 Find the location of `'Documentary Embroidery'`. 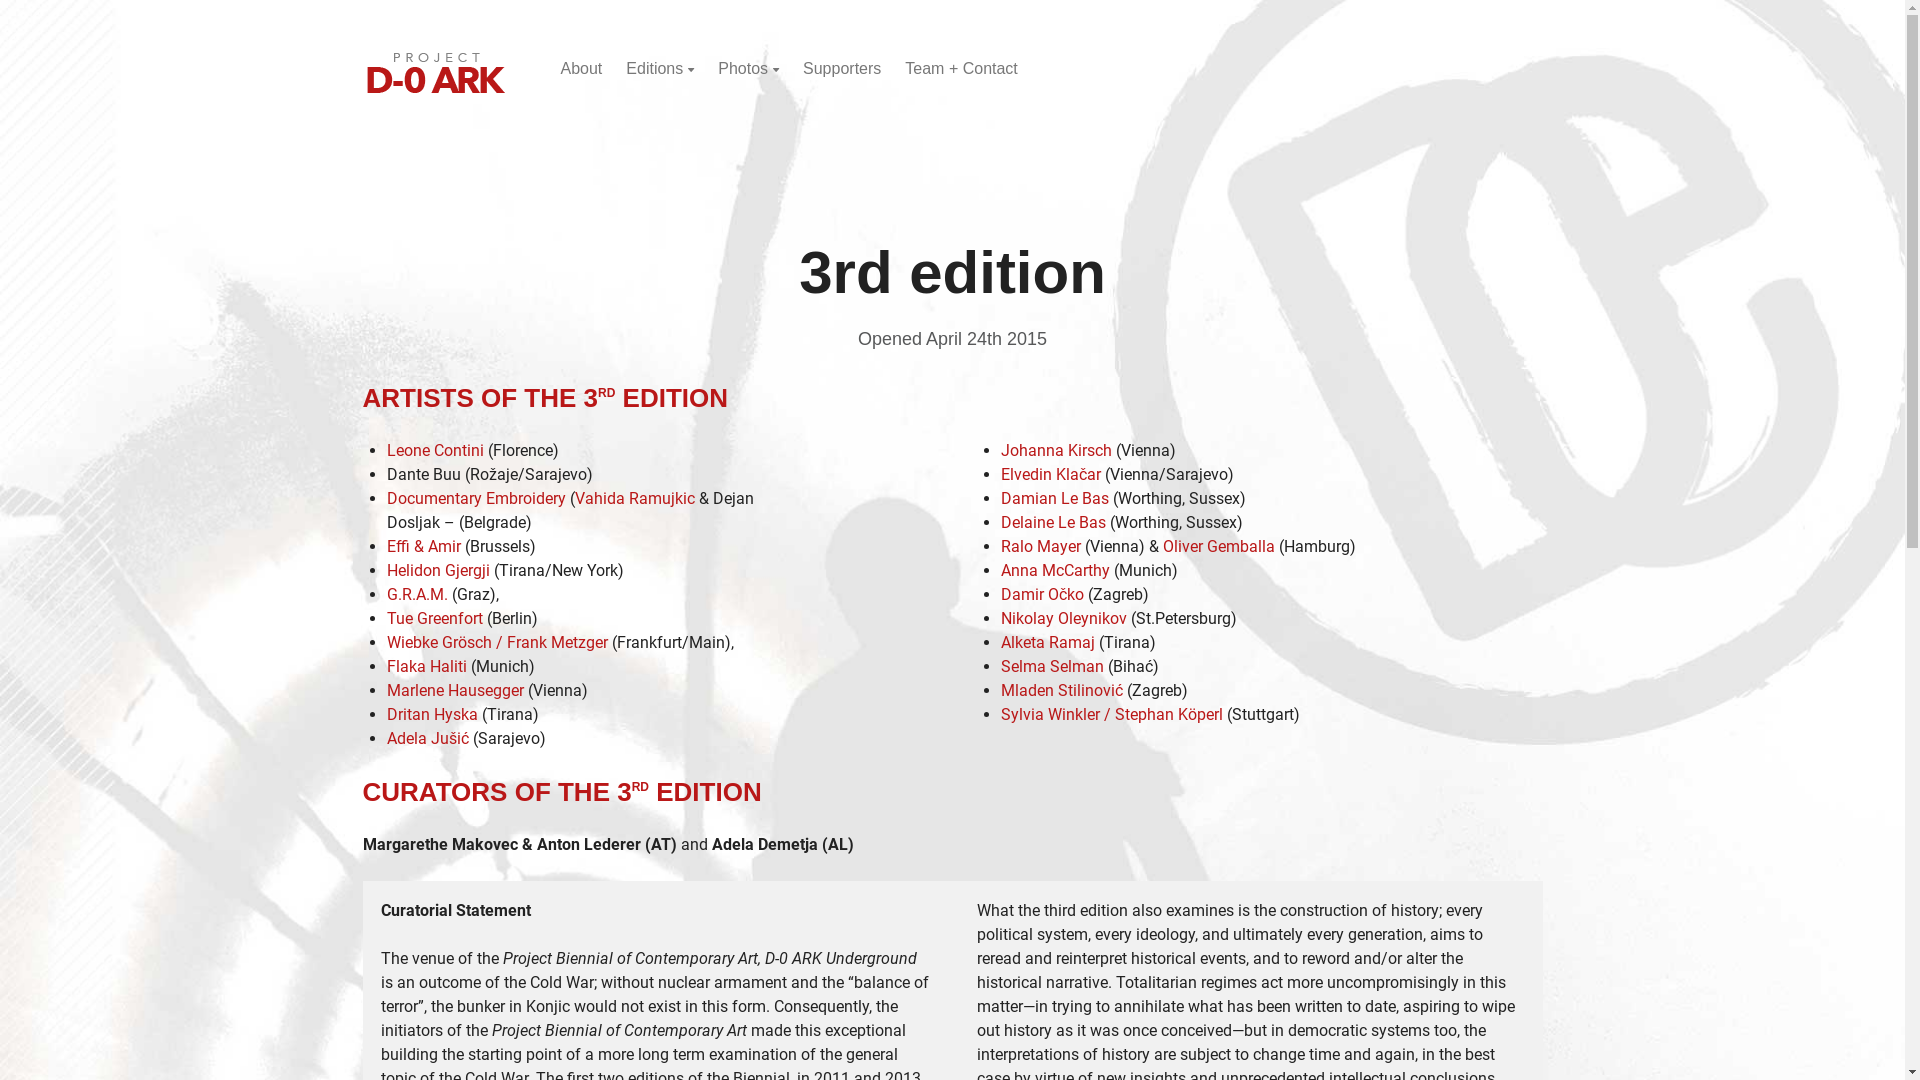

'Documentary Embroidery' is located at coordinates (474, 497).